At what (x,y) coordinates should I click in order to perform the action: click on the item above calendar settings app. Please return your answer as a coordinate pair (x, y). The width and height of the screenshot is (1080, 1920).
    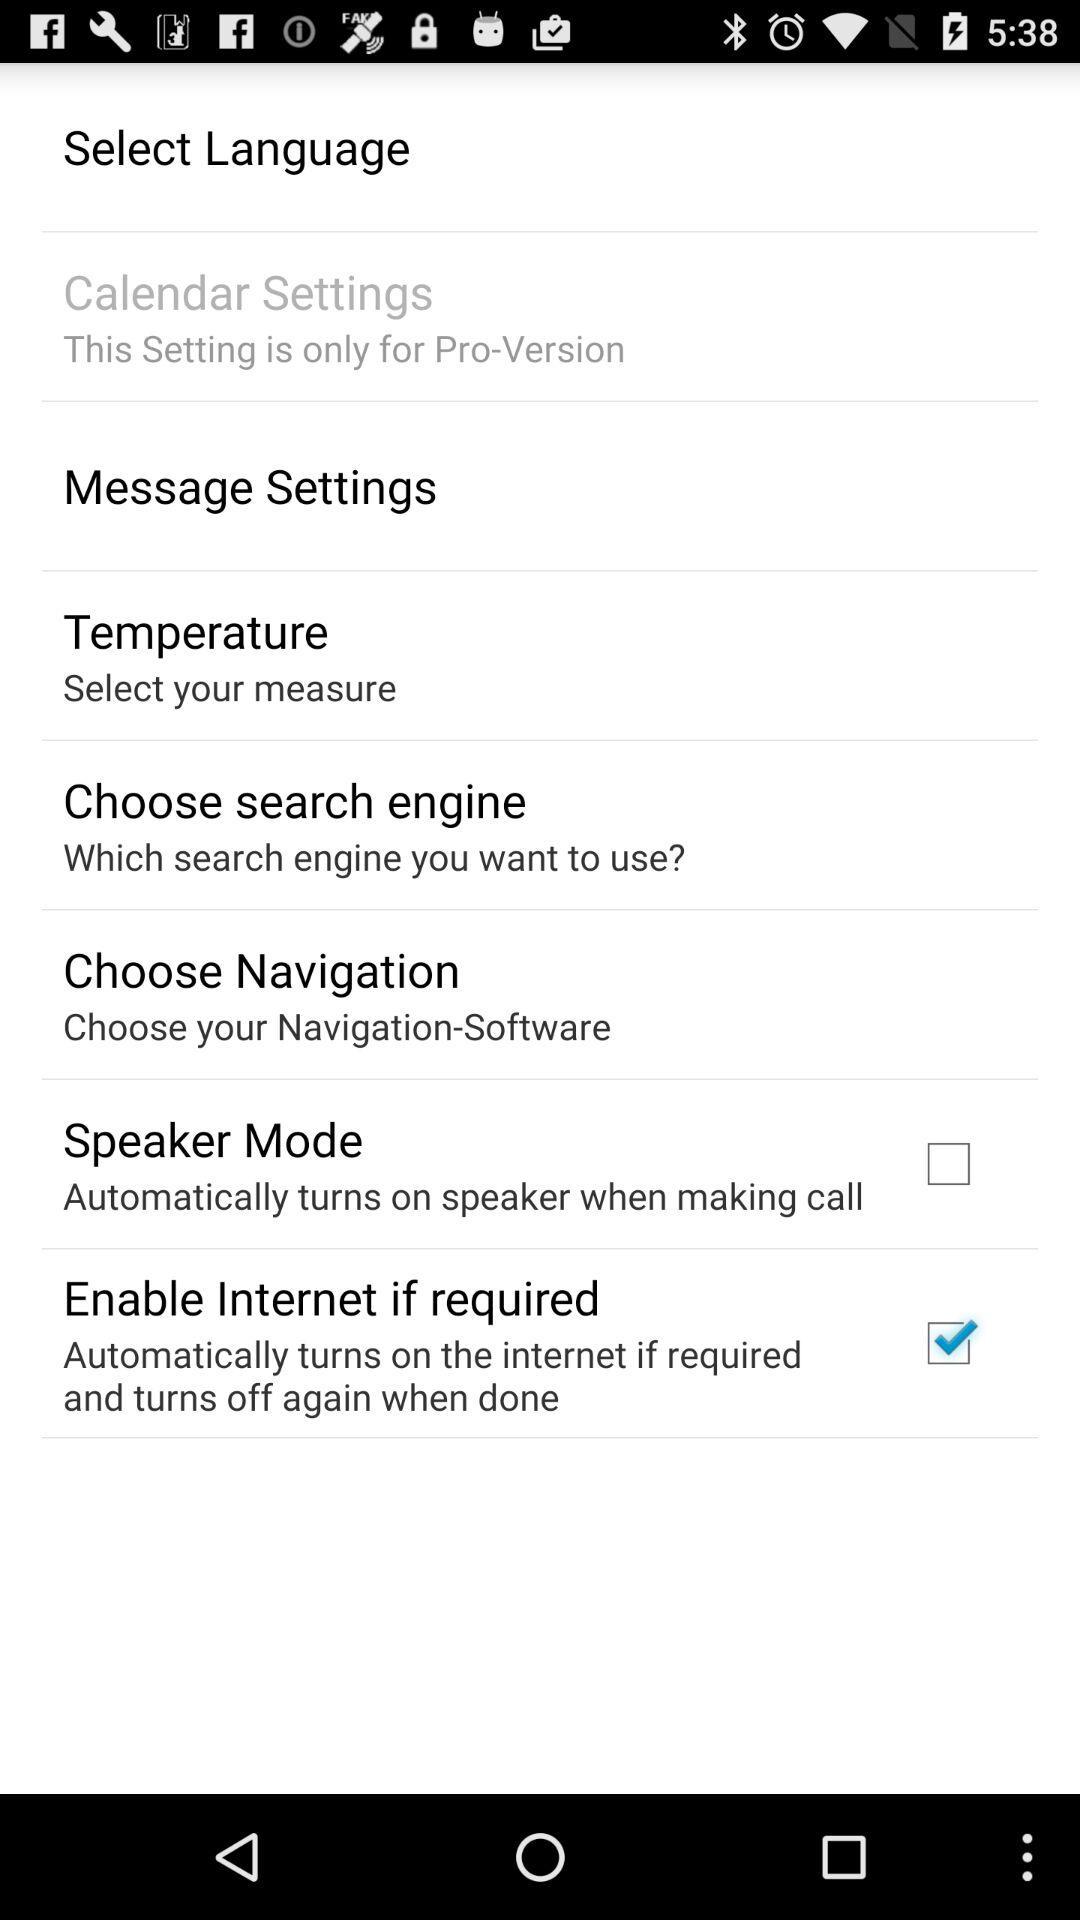
    Looking at the image, I should click on (235, 145).